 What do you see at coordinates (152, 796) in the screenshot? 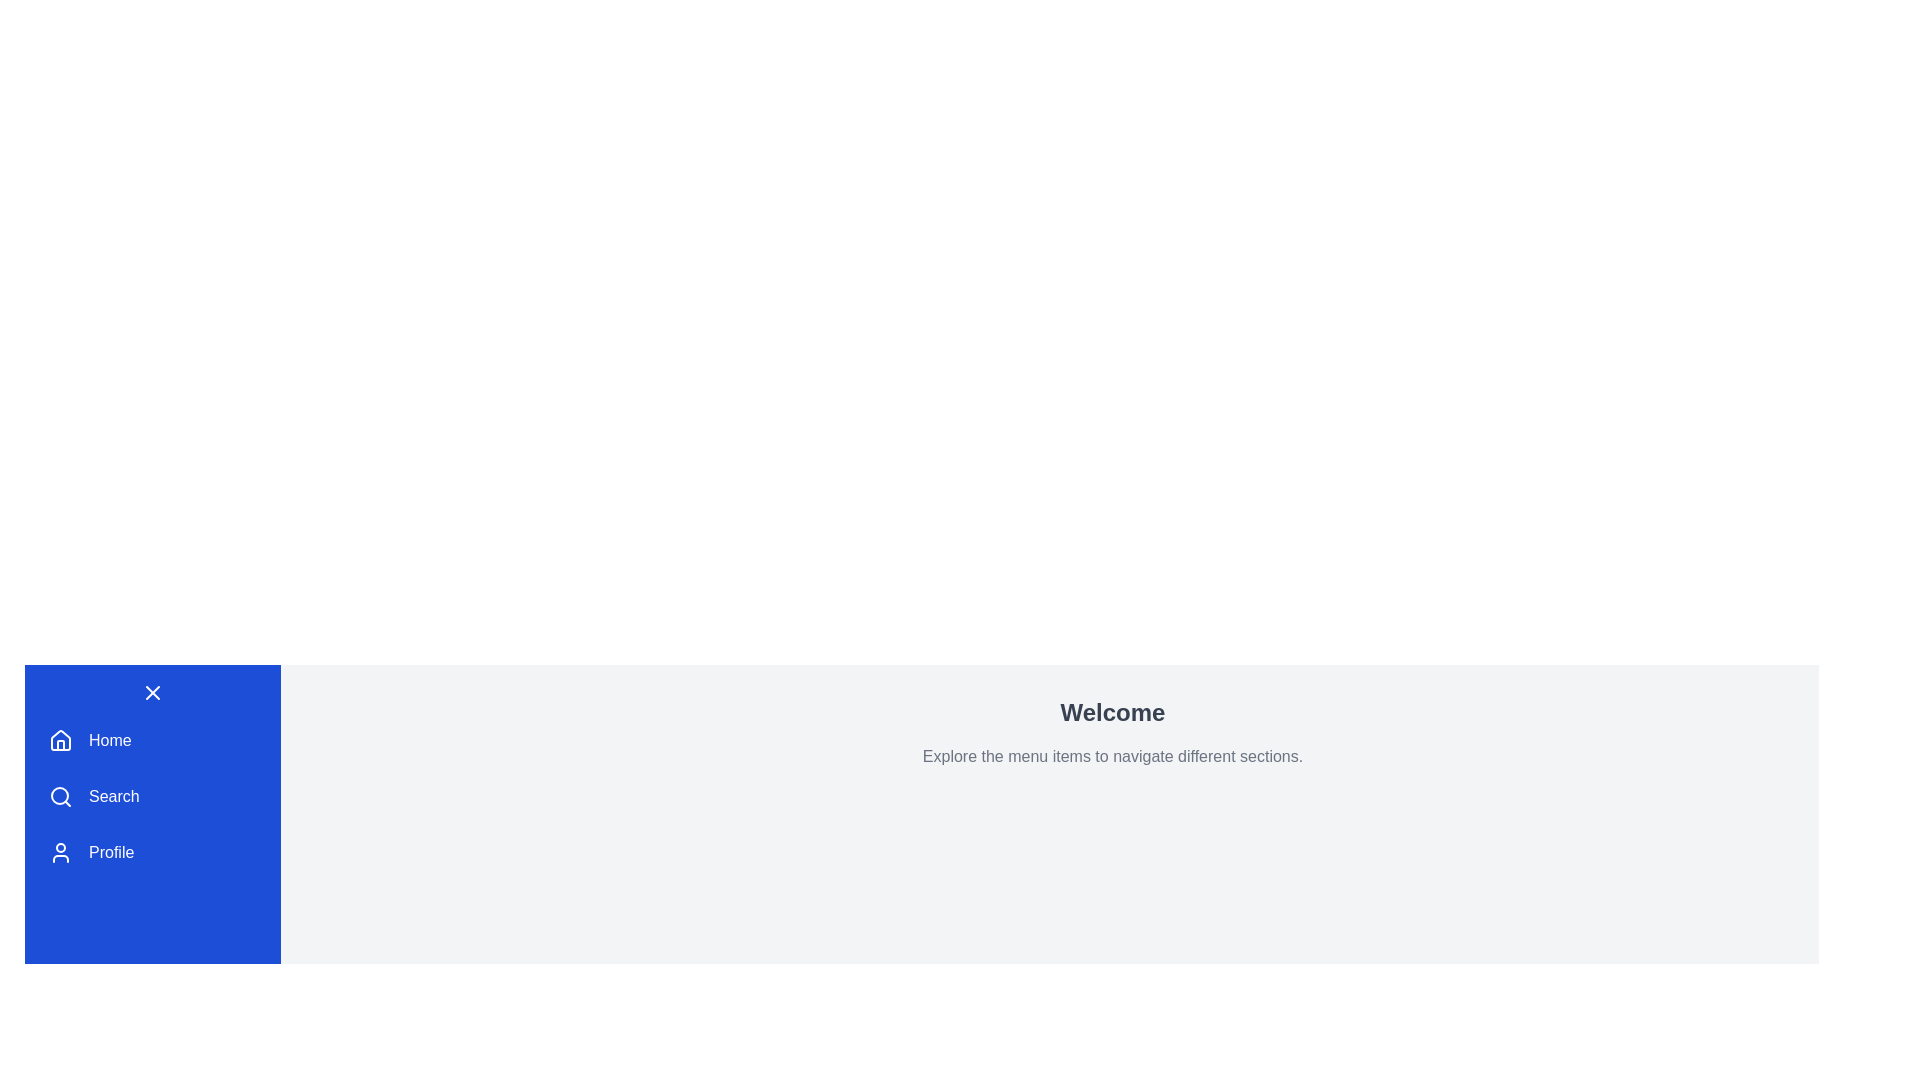
I see `the menu item Search from the DashboardMenu` at bounding box center [152, 796].